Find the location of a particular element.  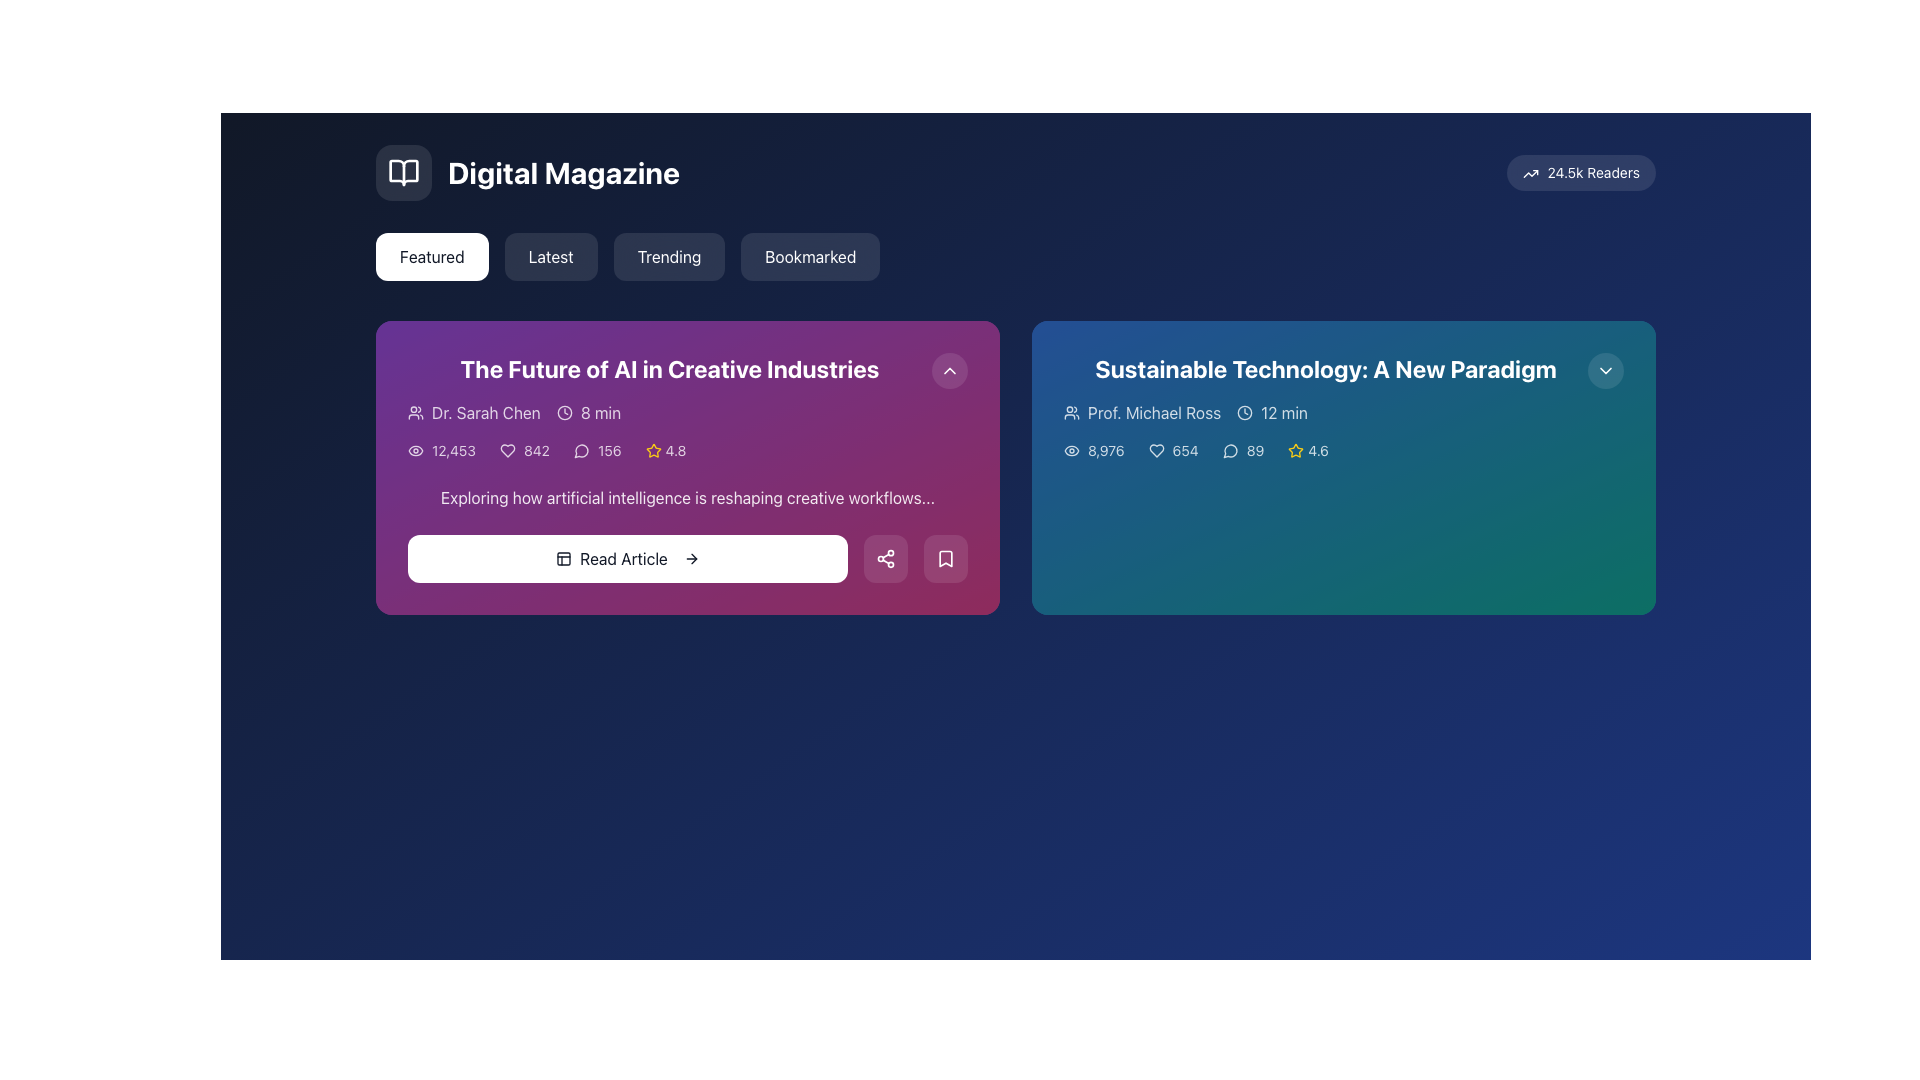

the decorative icon indicating '12 min' time duration, located to the right of the title 'Sustainable Technology: A New Paradigm' in the second card on the right is located at coordinates (1244, 411).